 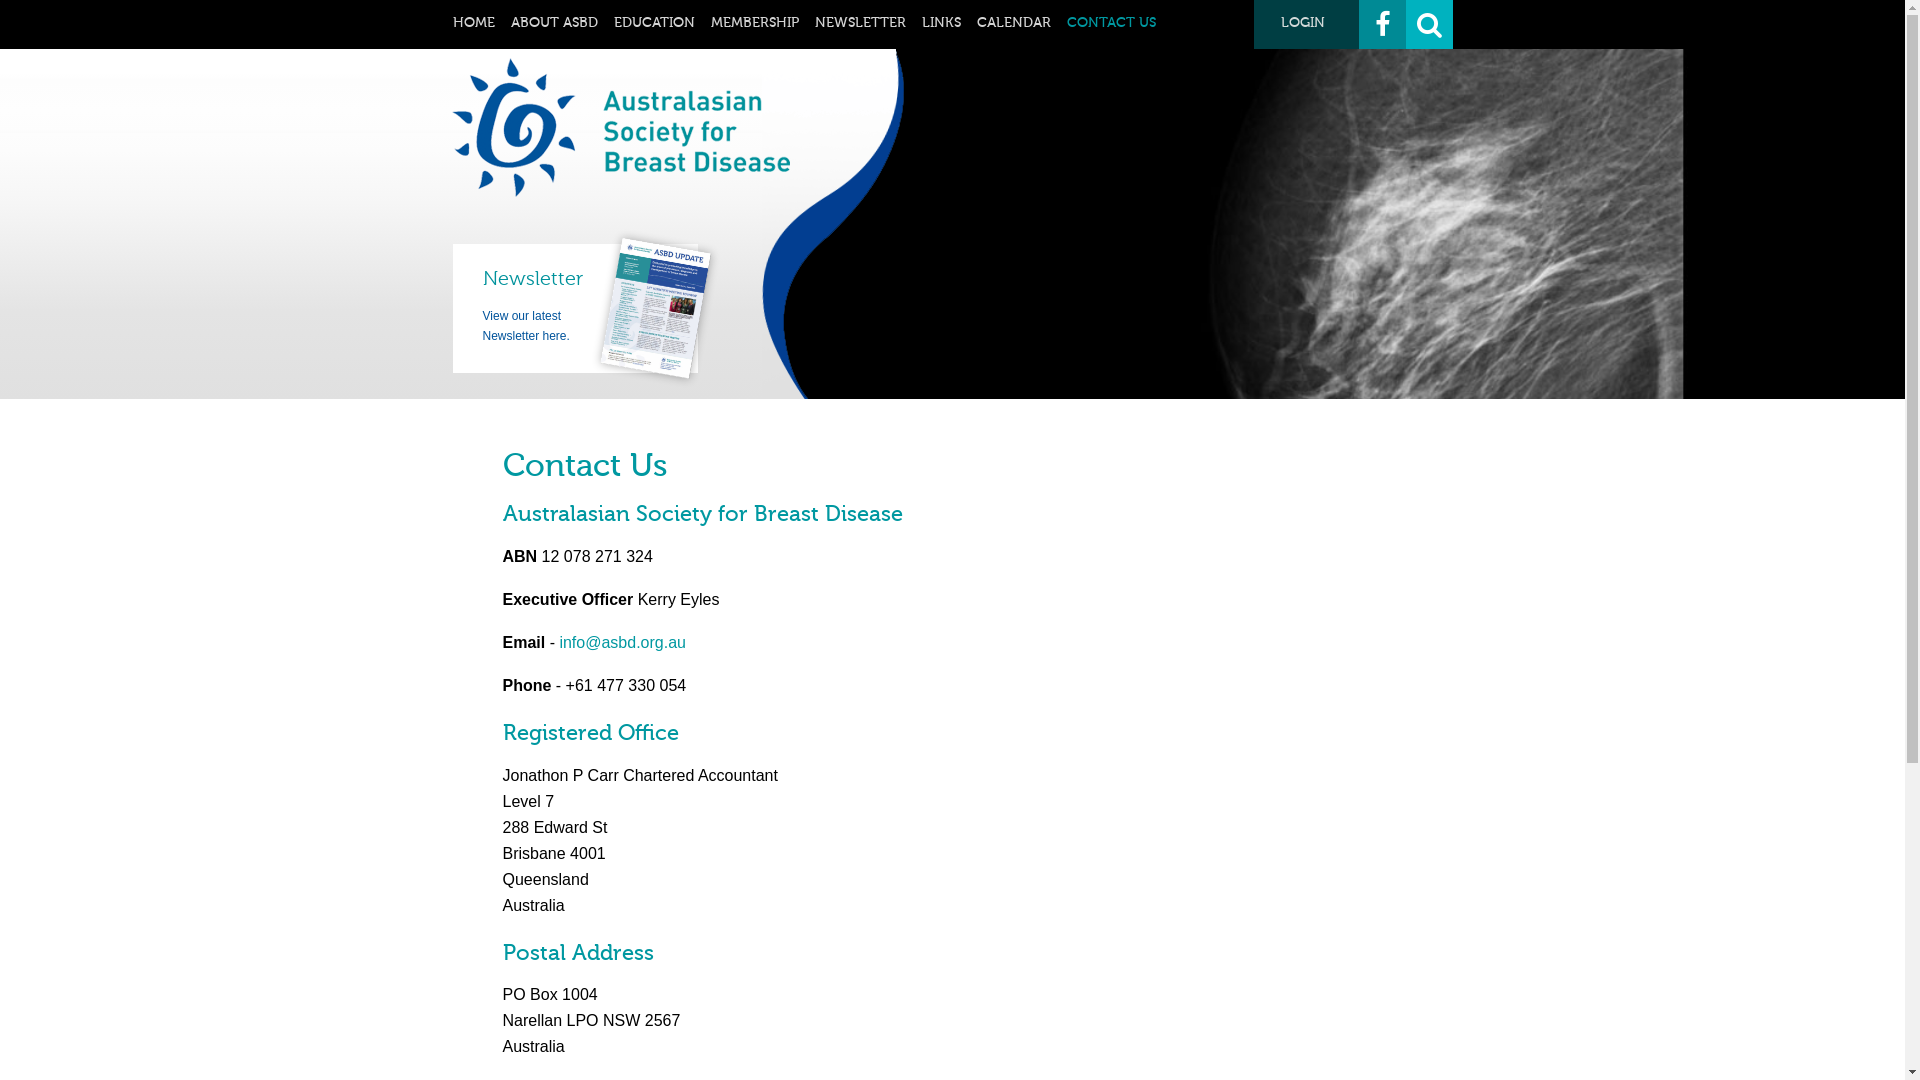 I want to click on 'ABOUT ASBD', so click(x=553, y=23).